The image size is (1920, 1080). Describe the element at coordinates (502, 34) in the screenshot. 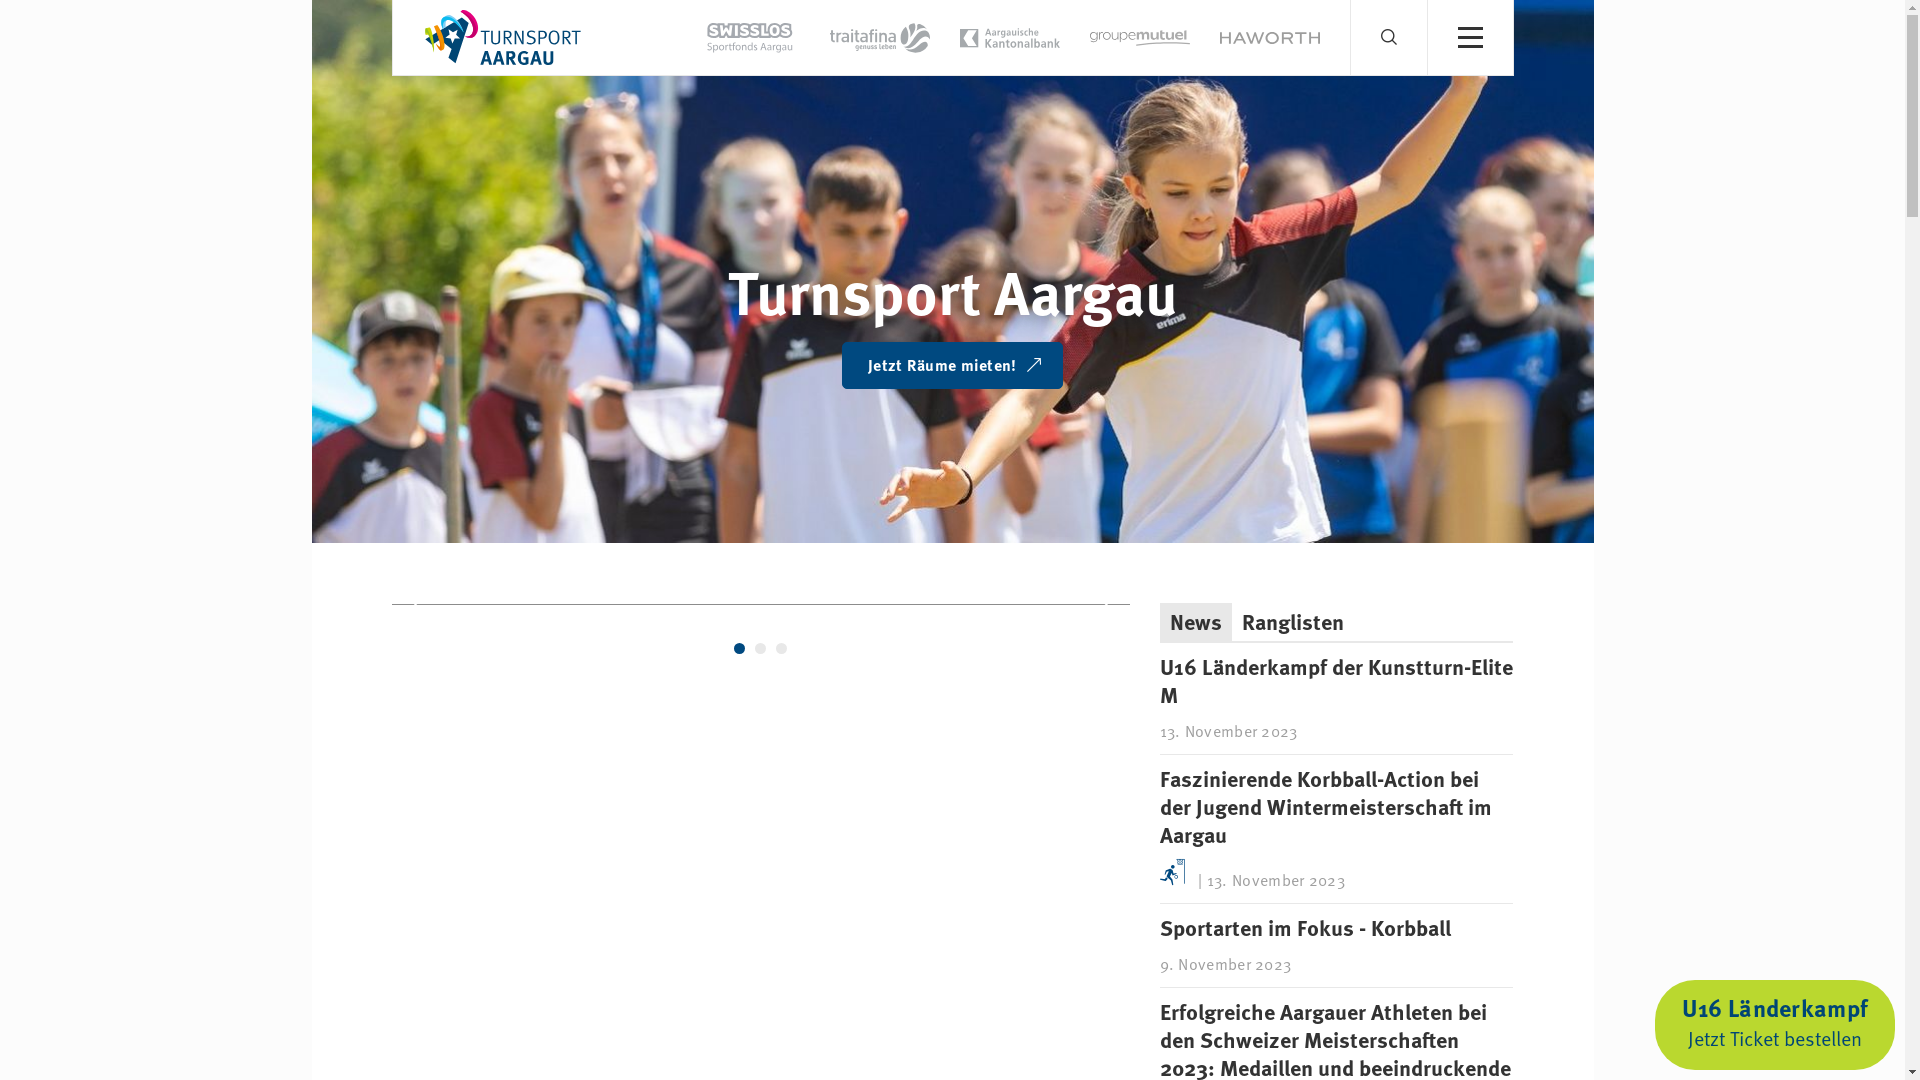

I see `'Logo Aargauer Turnverband ATV'` at that location.